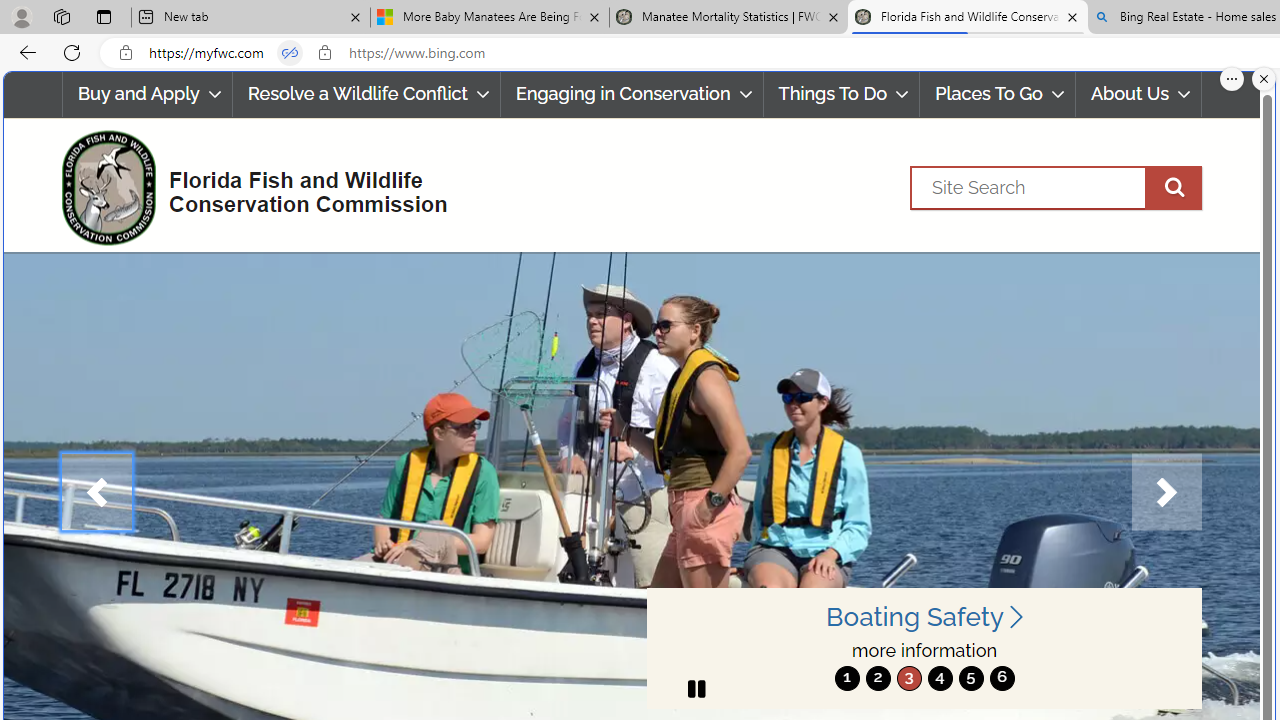 Image resolution: width=1280 pixels, height=720 pixels. I want to click on 'Engaging in Conservation', so click(630, 94).